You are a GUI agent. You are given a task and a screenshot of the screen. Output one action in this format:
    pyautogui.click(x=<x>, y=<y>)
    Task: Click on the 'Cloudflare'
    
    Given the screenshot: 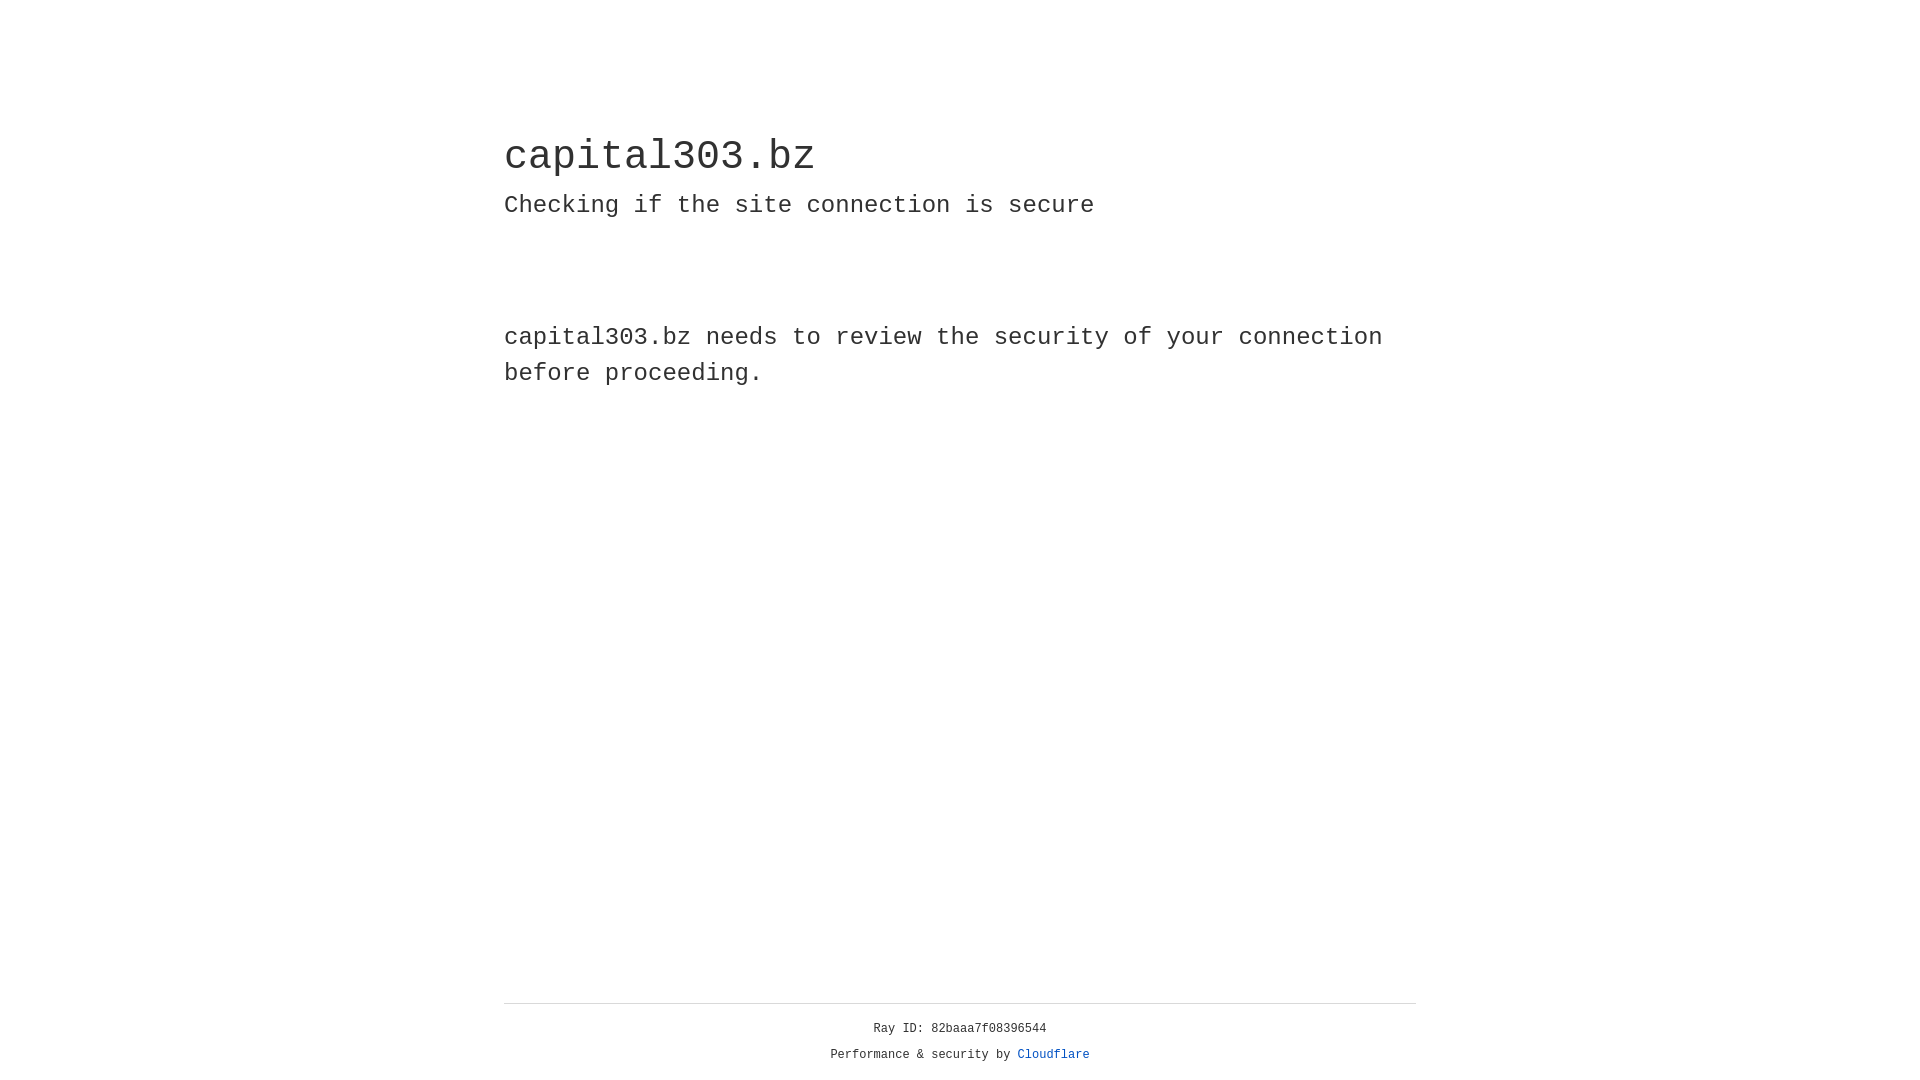 What is the action you would take?
    pyautogui.click(x=1053, y=1054)
    